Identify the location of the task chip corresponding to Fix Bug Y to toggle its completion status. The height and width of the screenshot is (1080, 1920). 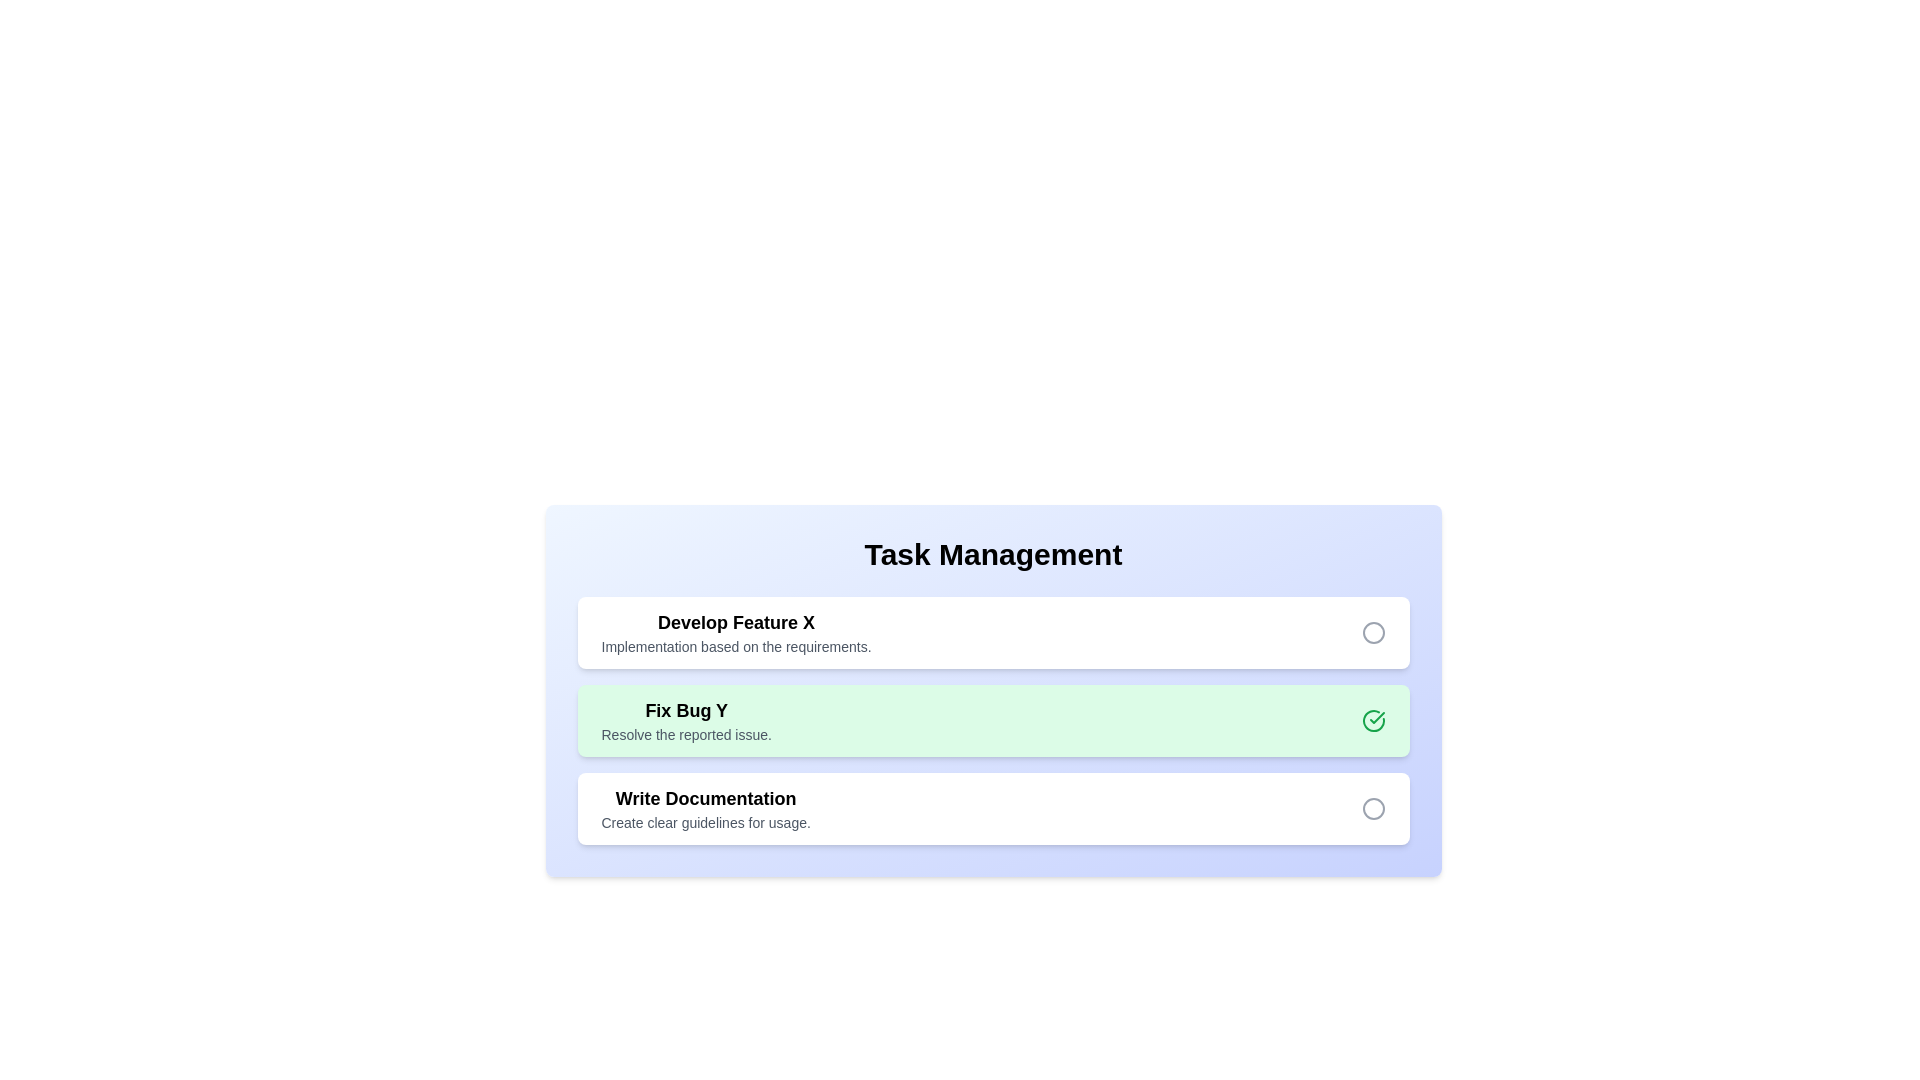
(686, 721).